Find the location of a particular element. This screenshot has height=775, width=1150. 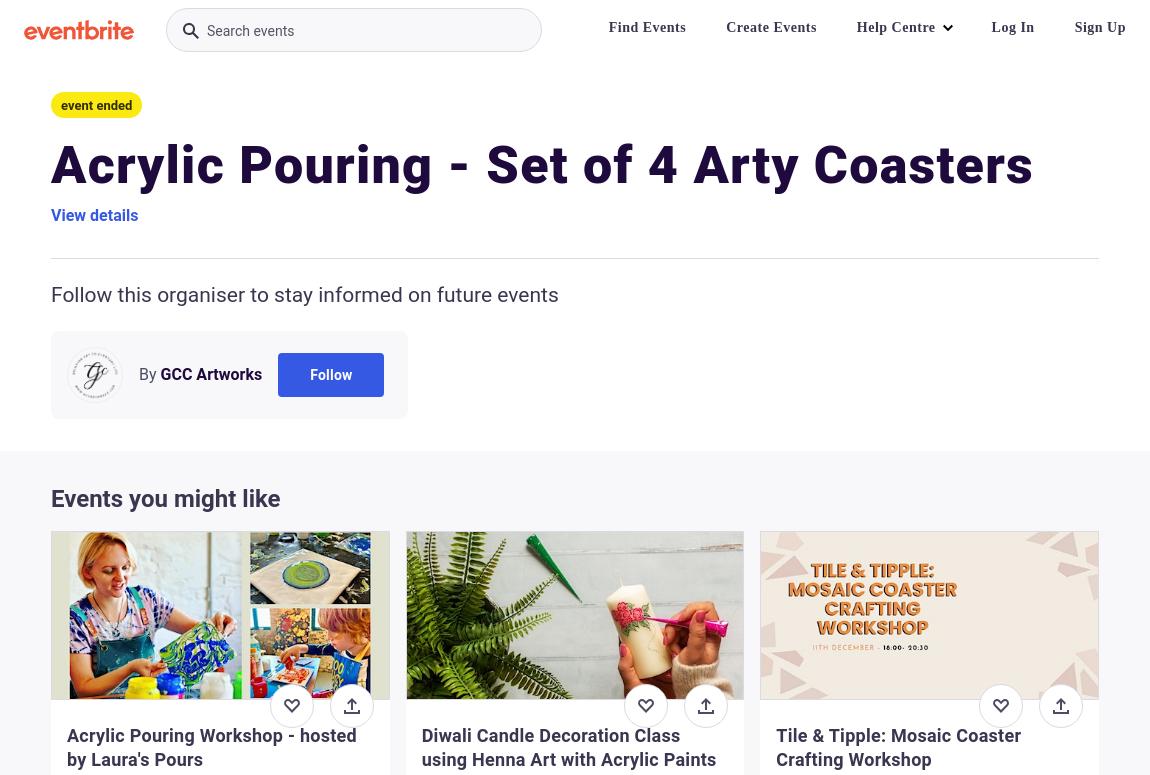

'GCC Artworks' is located at coordinates (210, 374).